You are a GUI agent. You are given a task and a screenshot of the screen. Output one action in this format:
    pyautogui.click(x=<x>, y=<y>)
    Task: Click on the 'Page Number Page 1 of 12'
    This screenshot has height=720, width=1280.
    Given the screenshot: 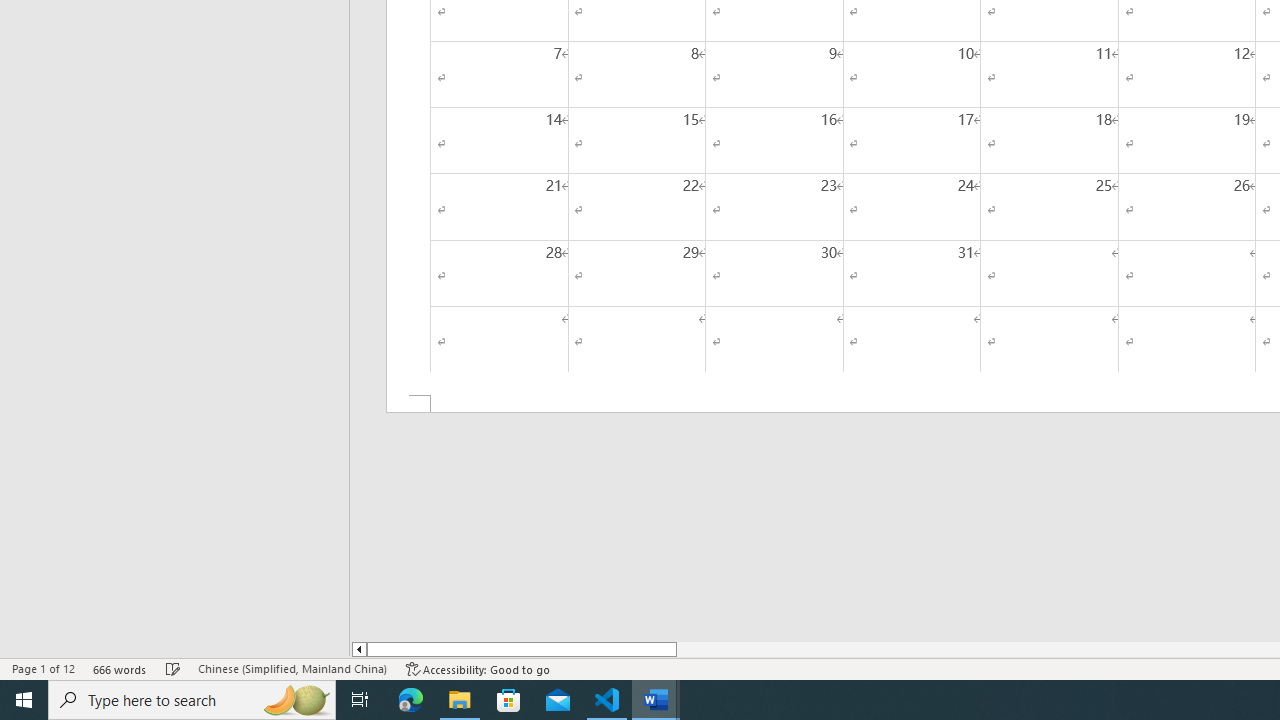 What is the action you would take?
    pyautogui.click(x=43, y=669)
    